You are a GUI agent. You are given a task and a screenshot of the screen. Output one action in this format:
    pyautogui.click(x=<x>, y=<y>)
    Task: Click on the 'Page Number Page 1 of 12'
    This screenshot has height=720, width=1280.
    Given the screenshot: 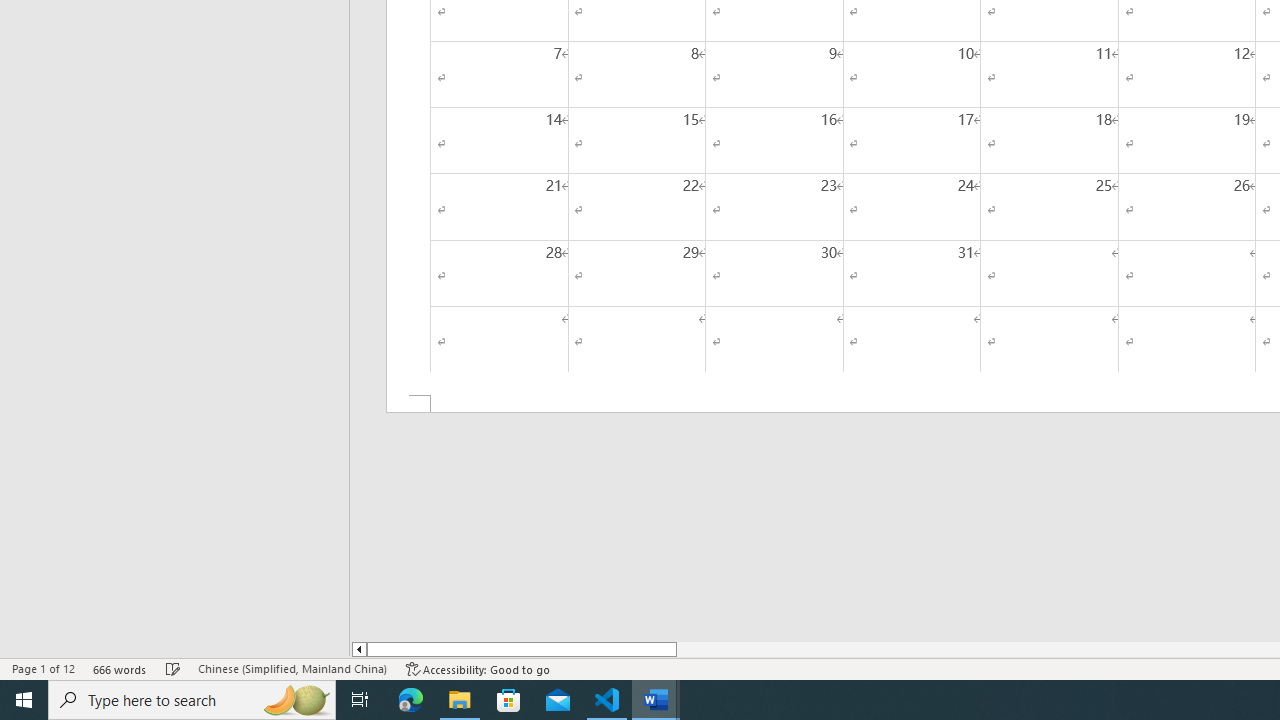 What is the action you would take?
    pyautogui.click(x=43, y=669)
    